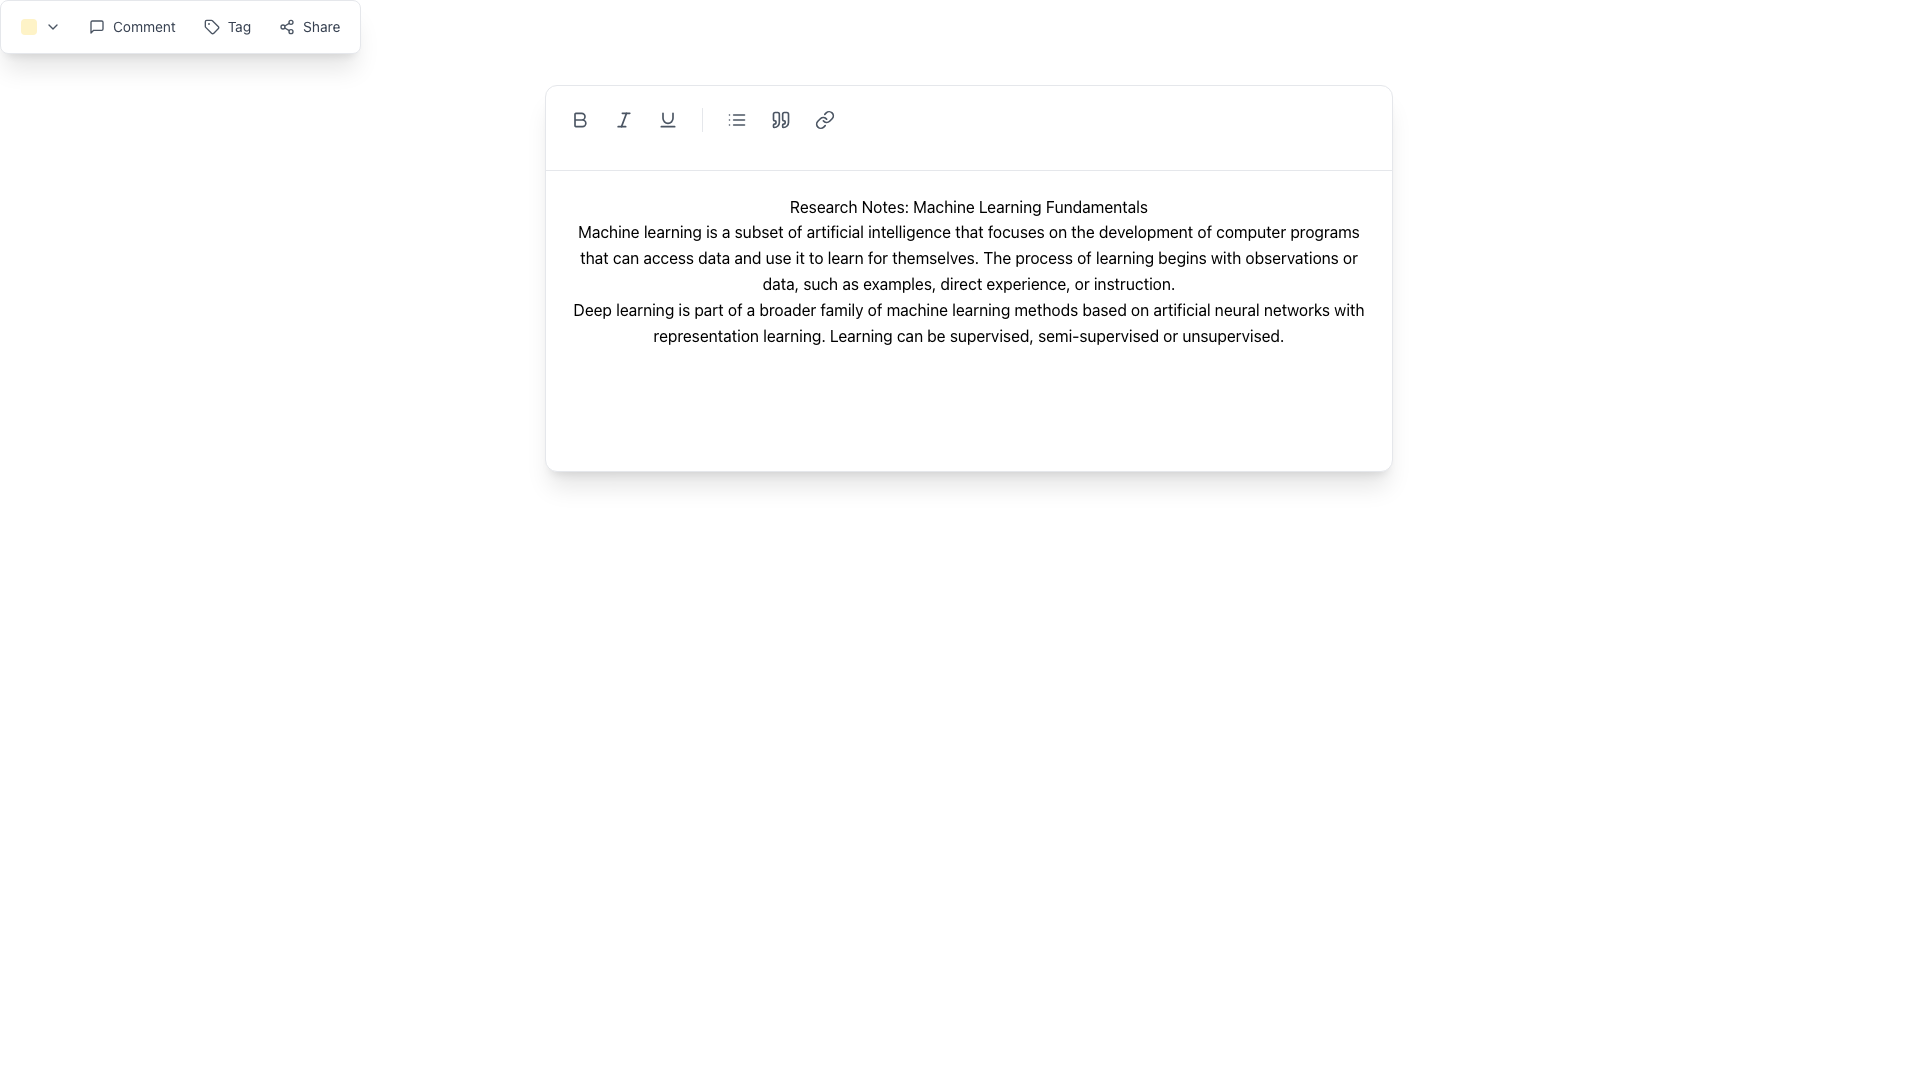  Describe the element at coordinates (784, 119) in the screenshot. I see `the icon element resembling a double quotation mark located on the right side of the SVG component within the toolbar above the text editor area` at that location.